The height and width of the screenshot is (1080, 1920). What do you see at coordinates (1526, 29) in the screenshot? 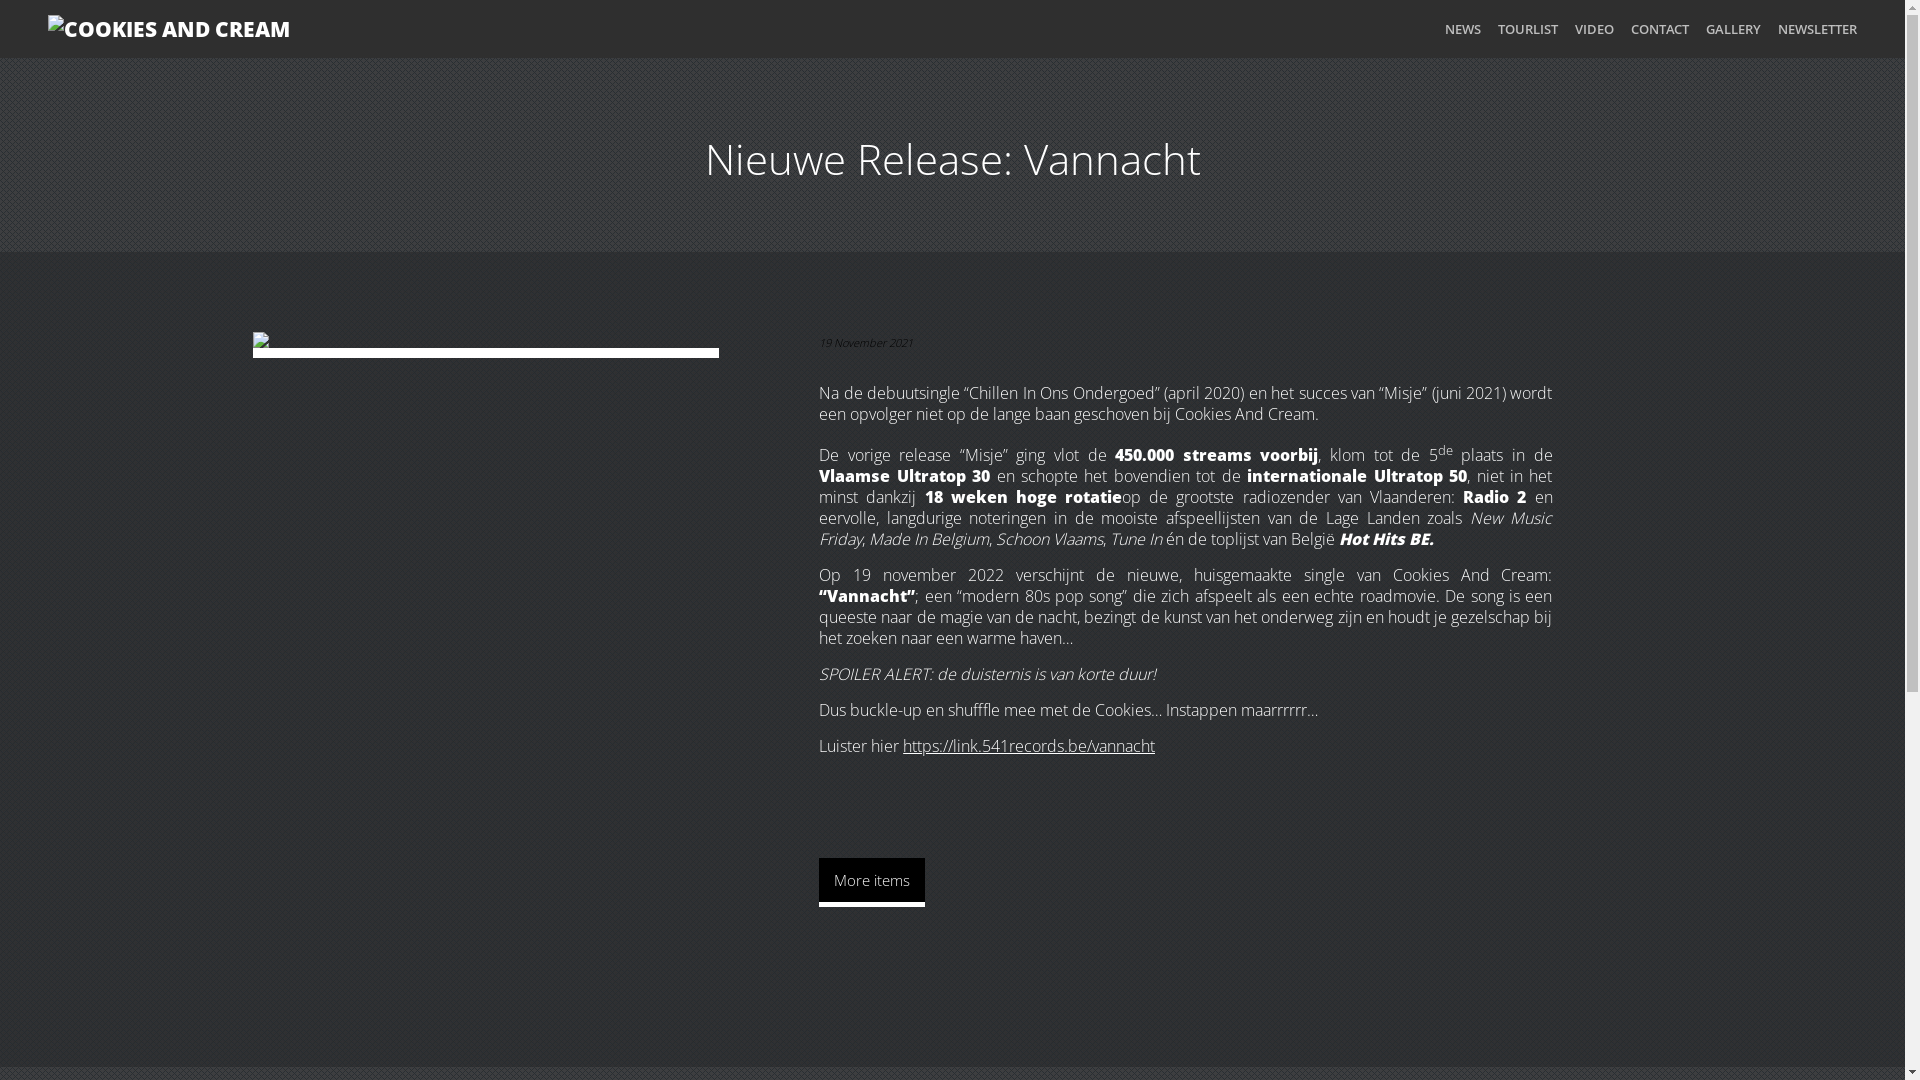
I see `'TOURLIST'` at bounding box center [1526, 29].